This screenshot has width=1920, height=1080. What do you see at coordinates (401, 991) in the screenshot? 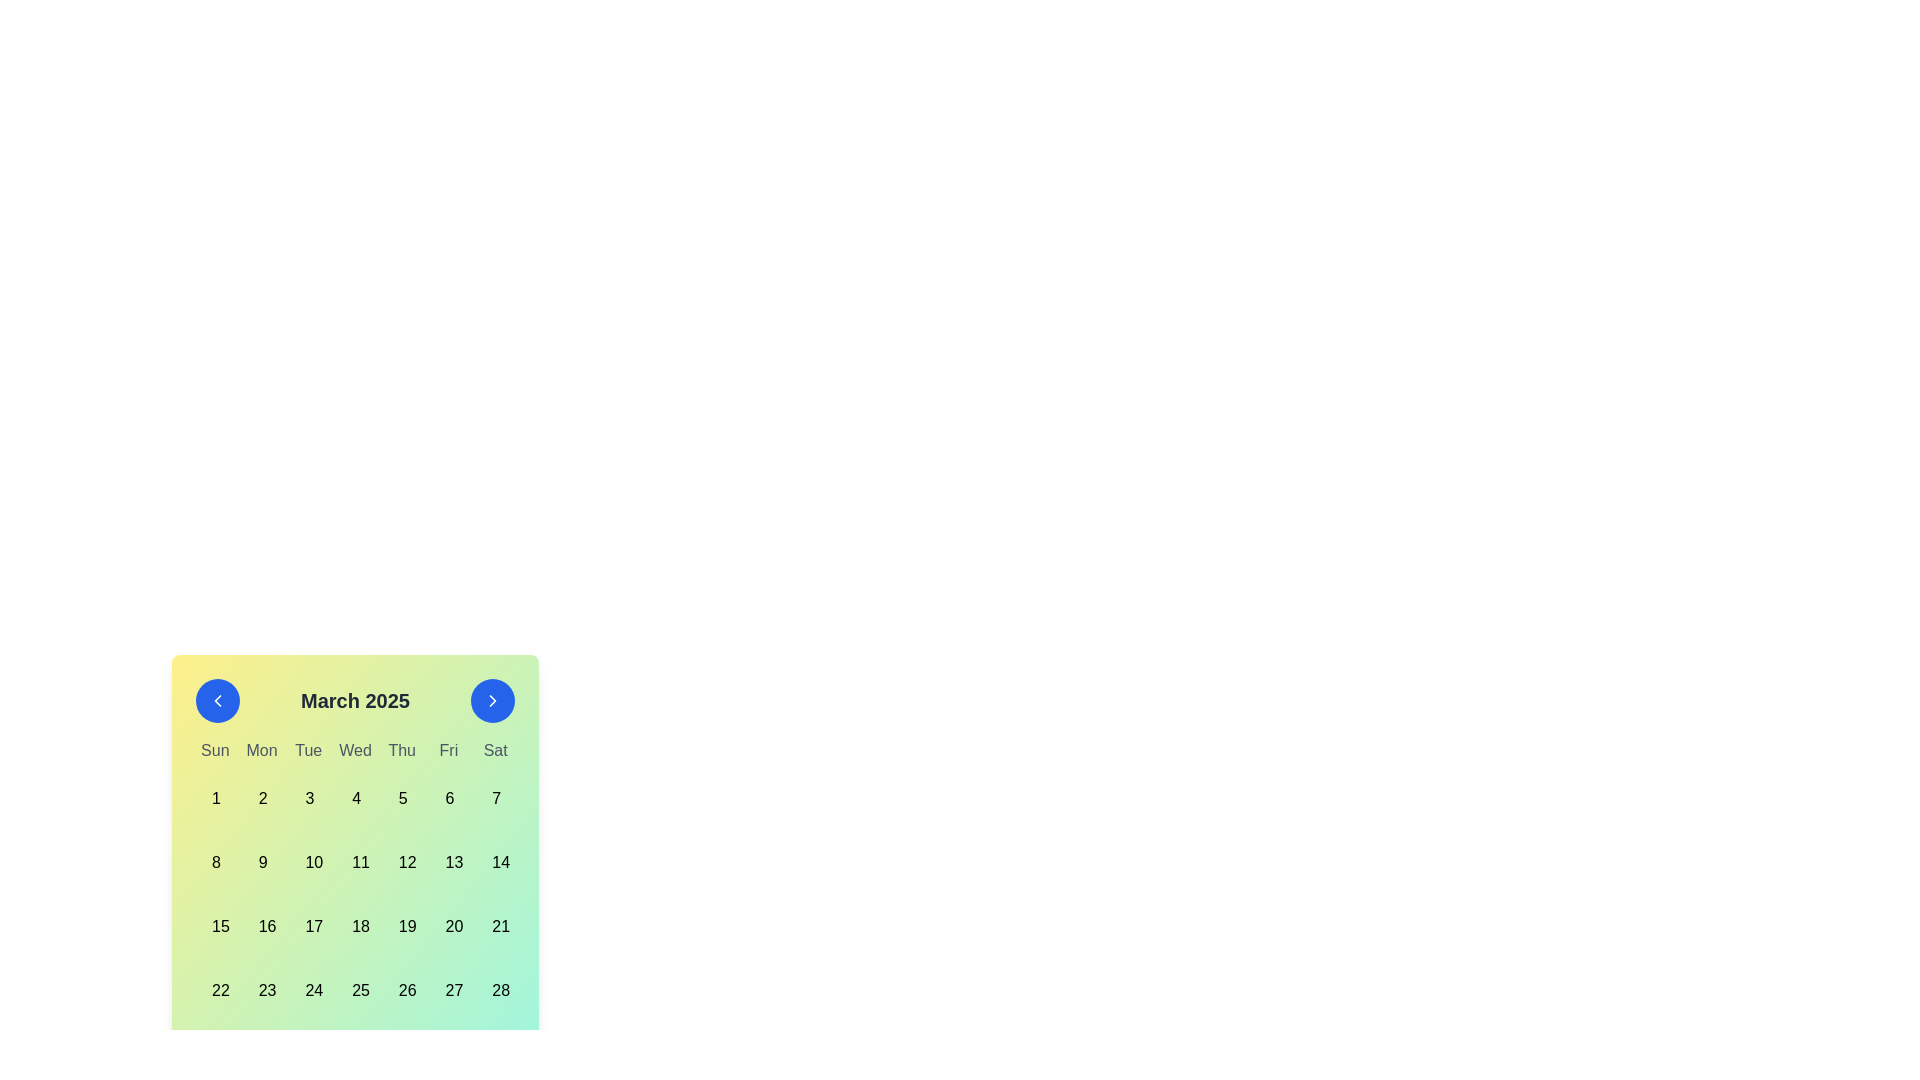
I see `the button-like grid item displaying the text '26'` at bounding box center [401, 991].